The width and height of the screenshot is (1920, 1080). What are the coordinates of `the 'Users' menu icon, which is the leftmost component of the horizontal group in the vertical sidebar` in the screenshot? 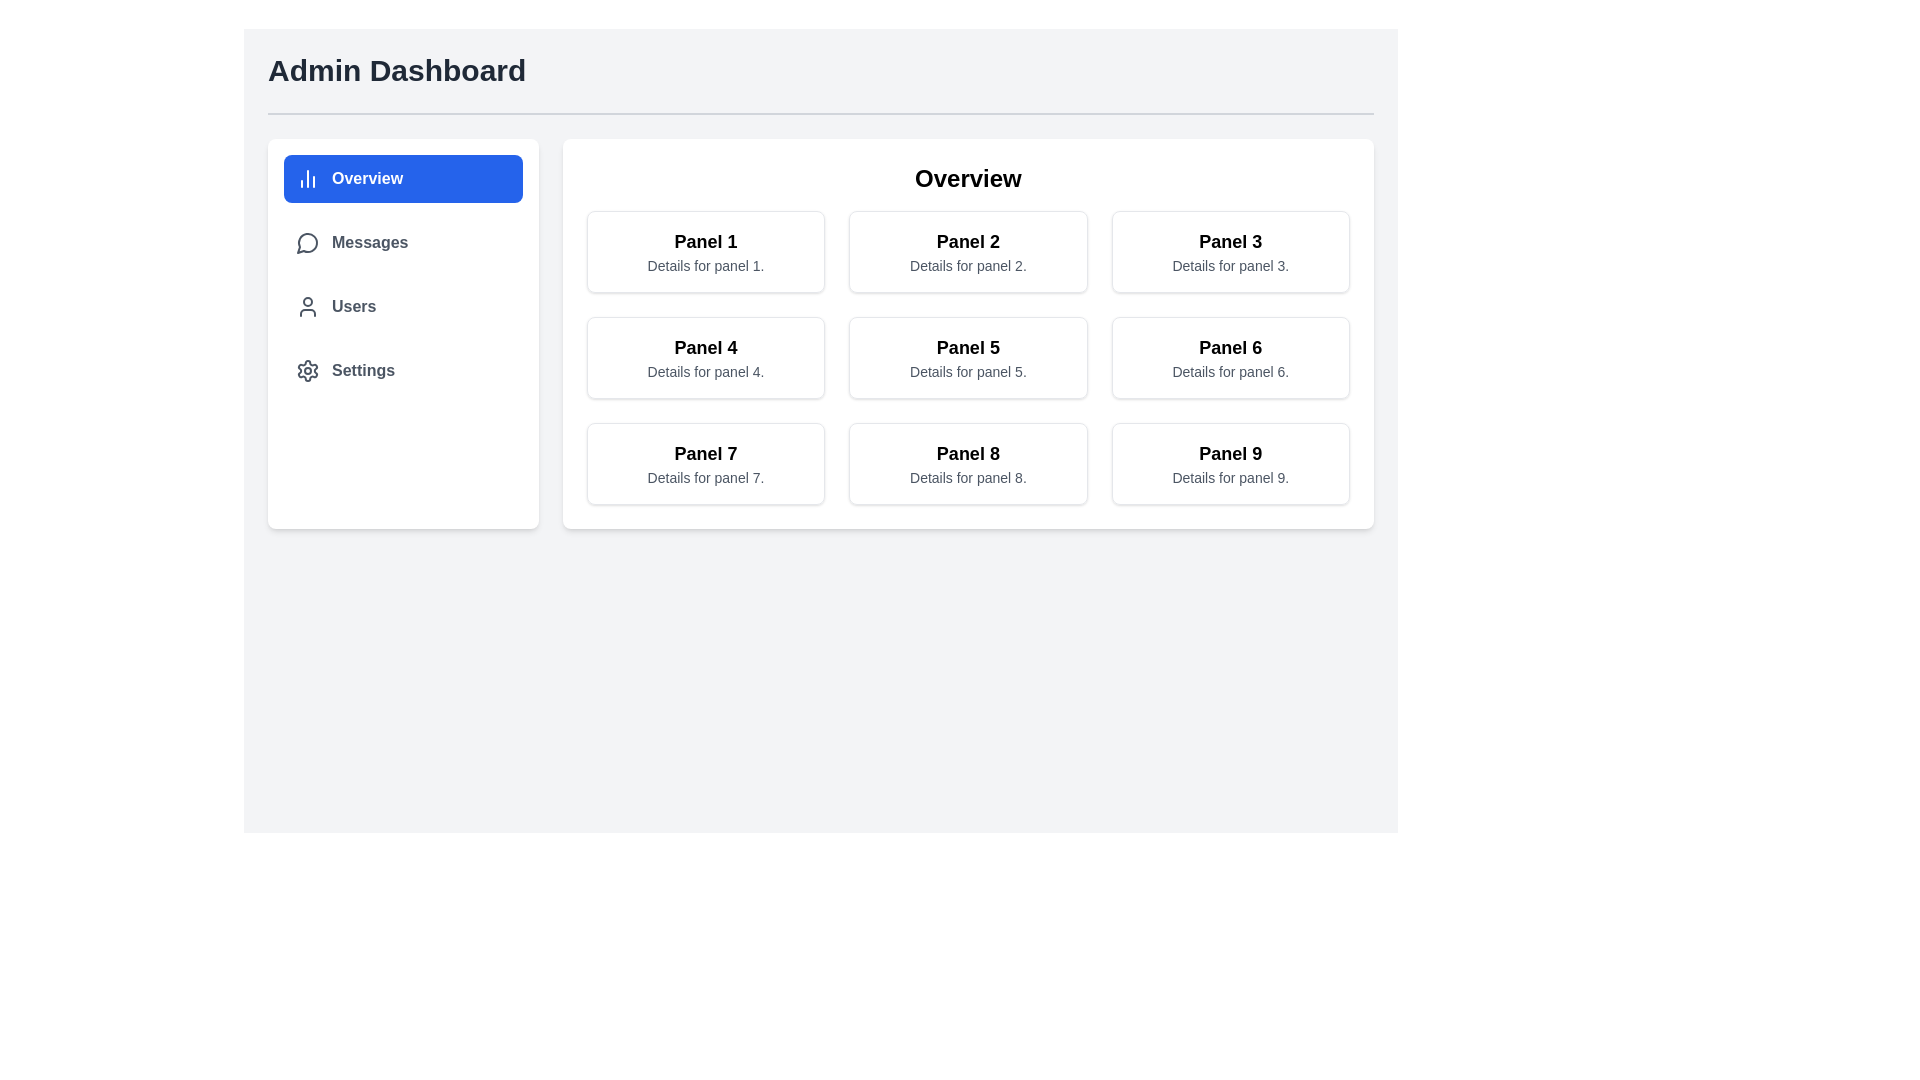 It's located at (306, 307).